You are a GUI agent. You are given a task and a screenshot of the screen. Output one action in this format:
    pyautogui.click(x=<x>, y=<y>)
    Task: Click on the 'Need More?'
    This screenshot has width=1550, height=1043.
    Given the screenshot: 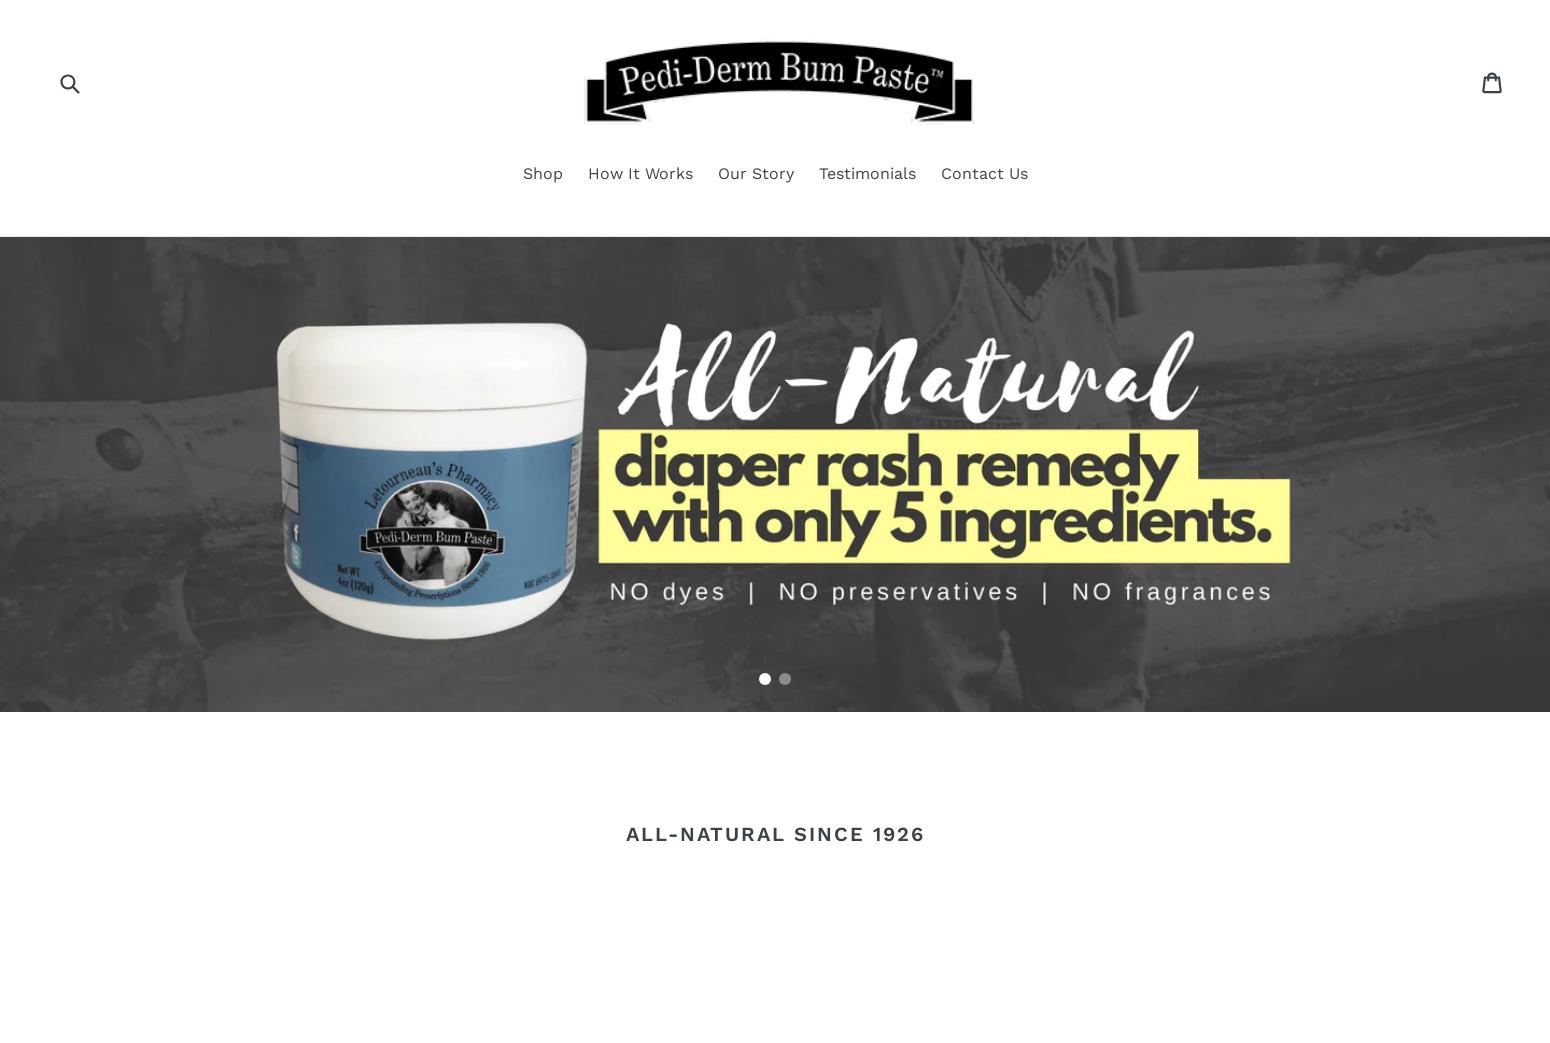 What is the action you would take?
    pyautogui.click(x=775, y=461)
    